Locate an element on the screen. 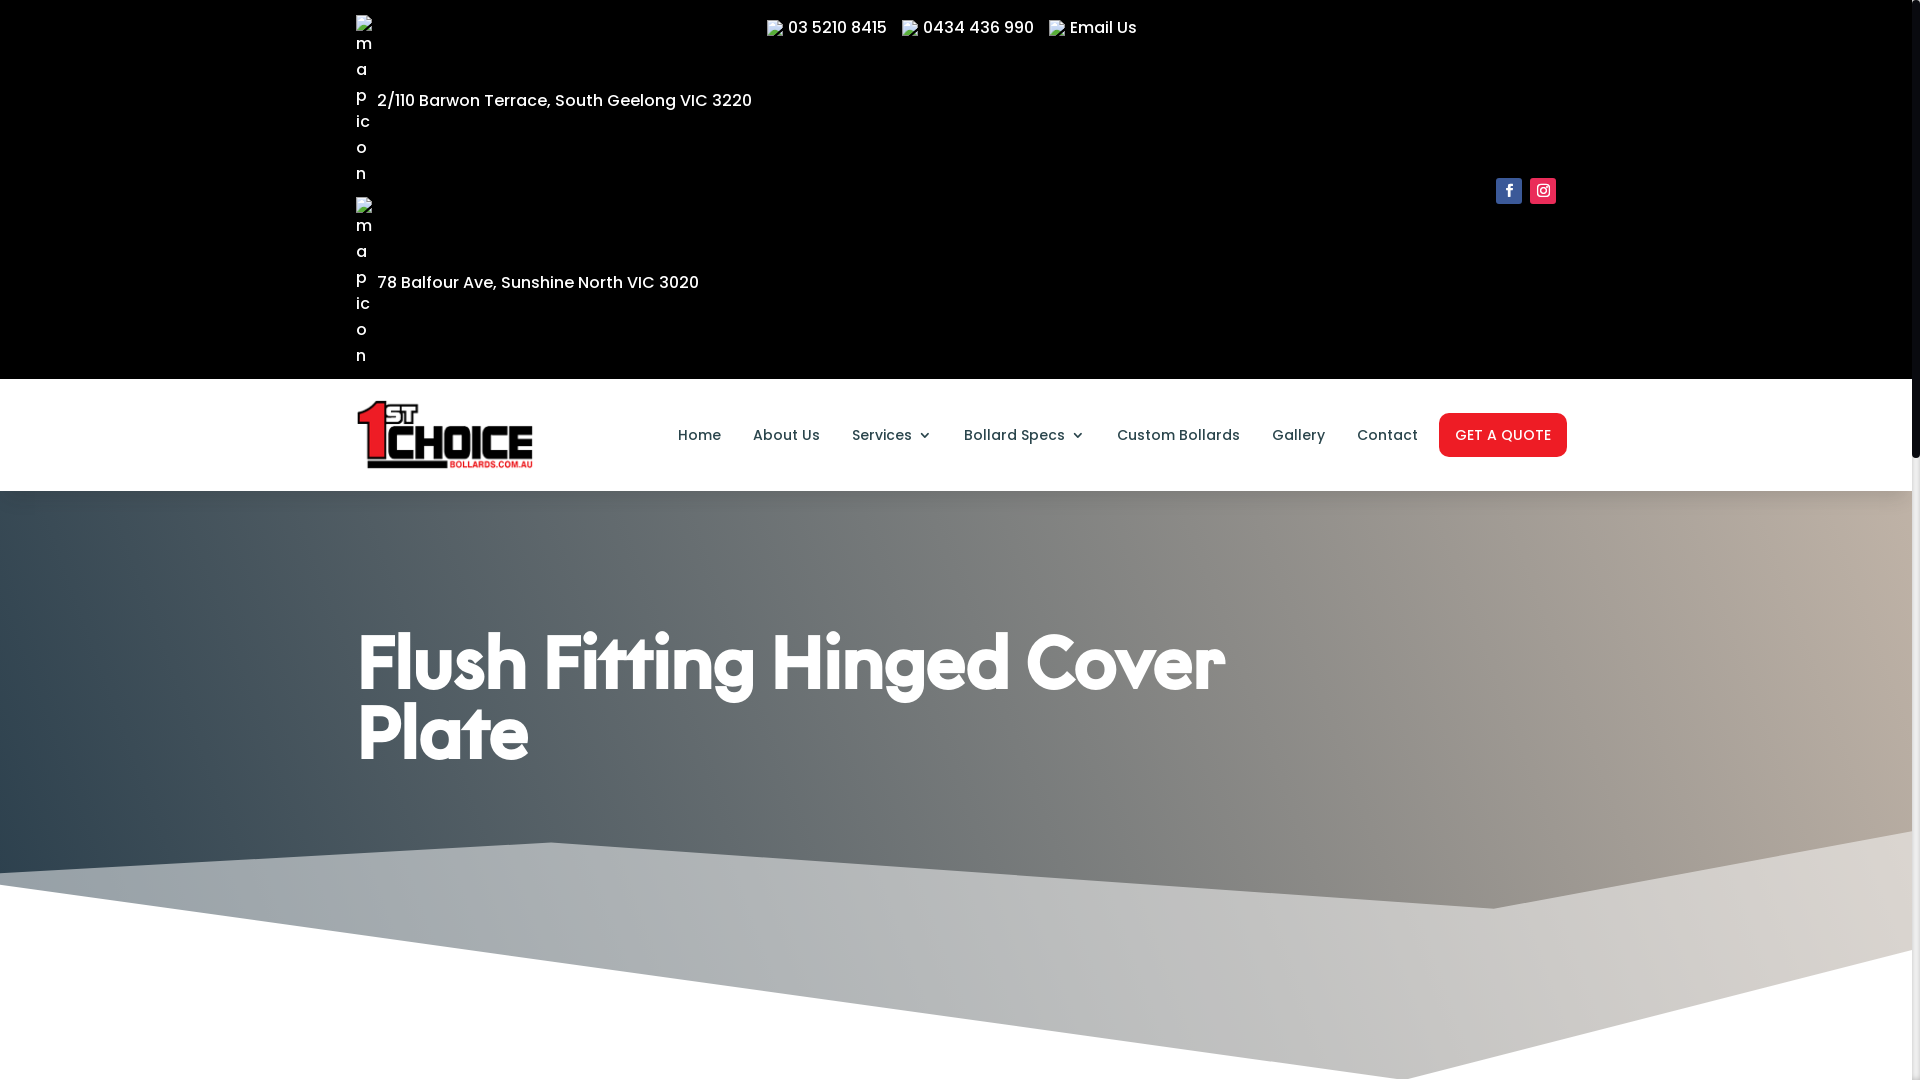 The image size is (1920, 1080). '2/110 Barwon Terrace, South Geelong VIC 3220' is located at coordinates (553, 100).